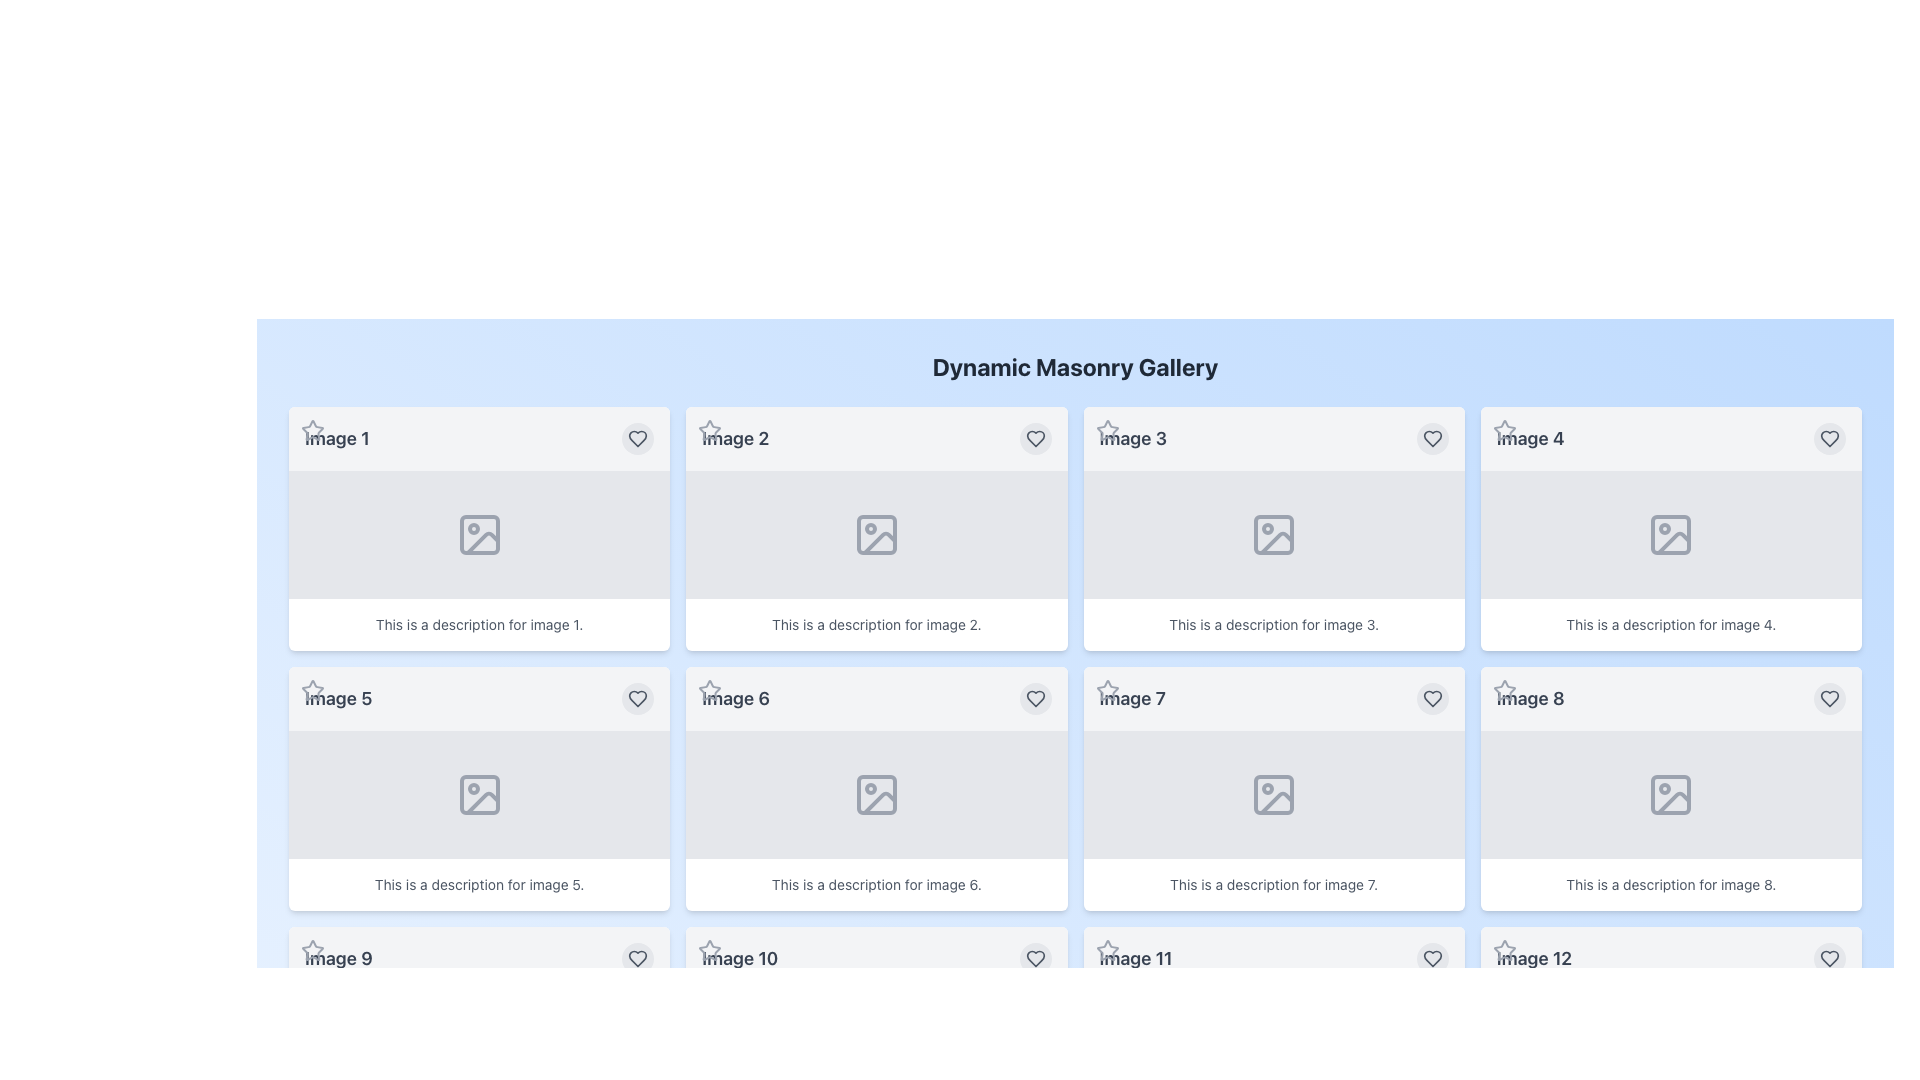 The image size is (1920, 1080). Describe the element at coordinates (1671, 788) in the screenshot. I see `the Image card labeled 'Image 8', which features a white background, a bold label at the top left, a centered light gray image icon, and a description text at the bottom` at that location.